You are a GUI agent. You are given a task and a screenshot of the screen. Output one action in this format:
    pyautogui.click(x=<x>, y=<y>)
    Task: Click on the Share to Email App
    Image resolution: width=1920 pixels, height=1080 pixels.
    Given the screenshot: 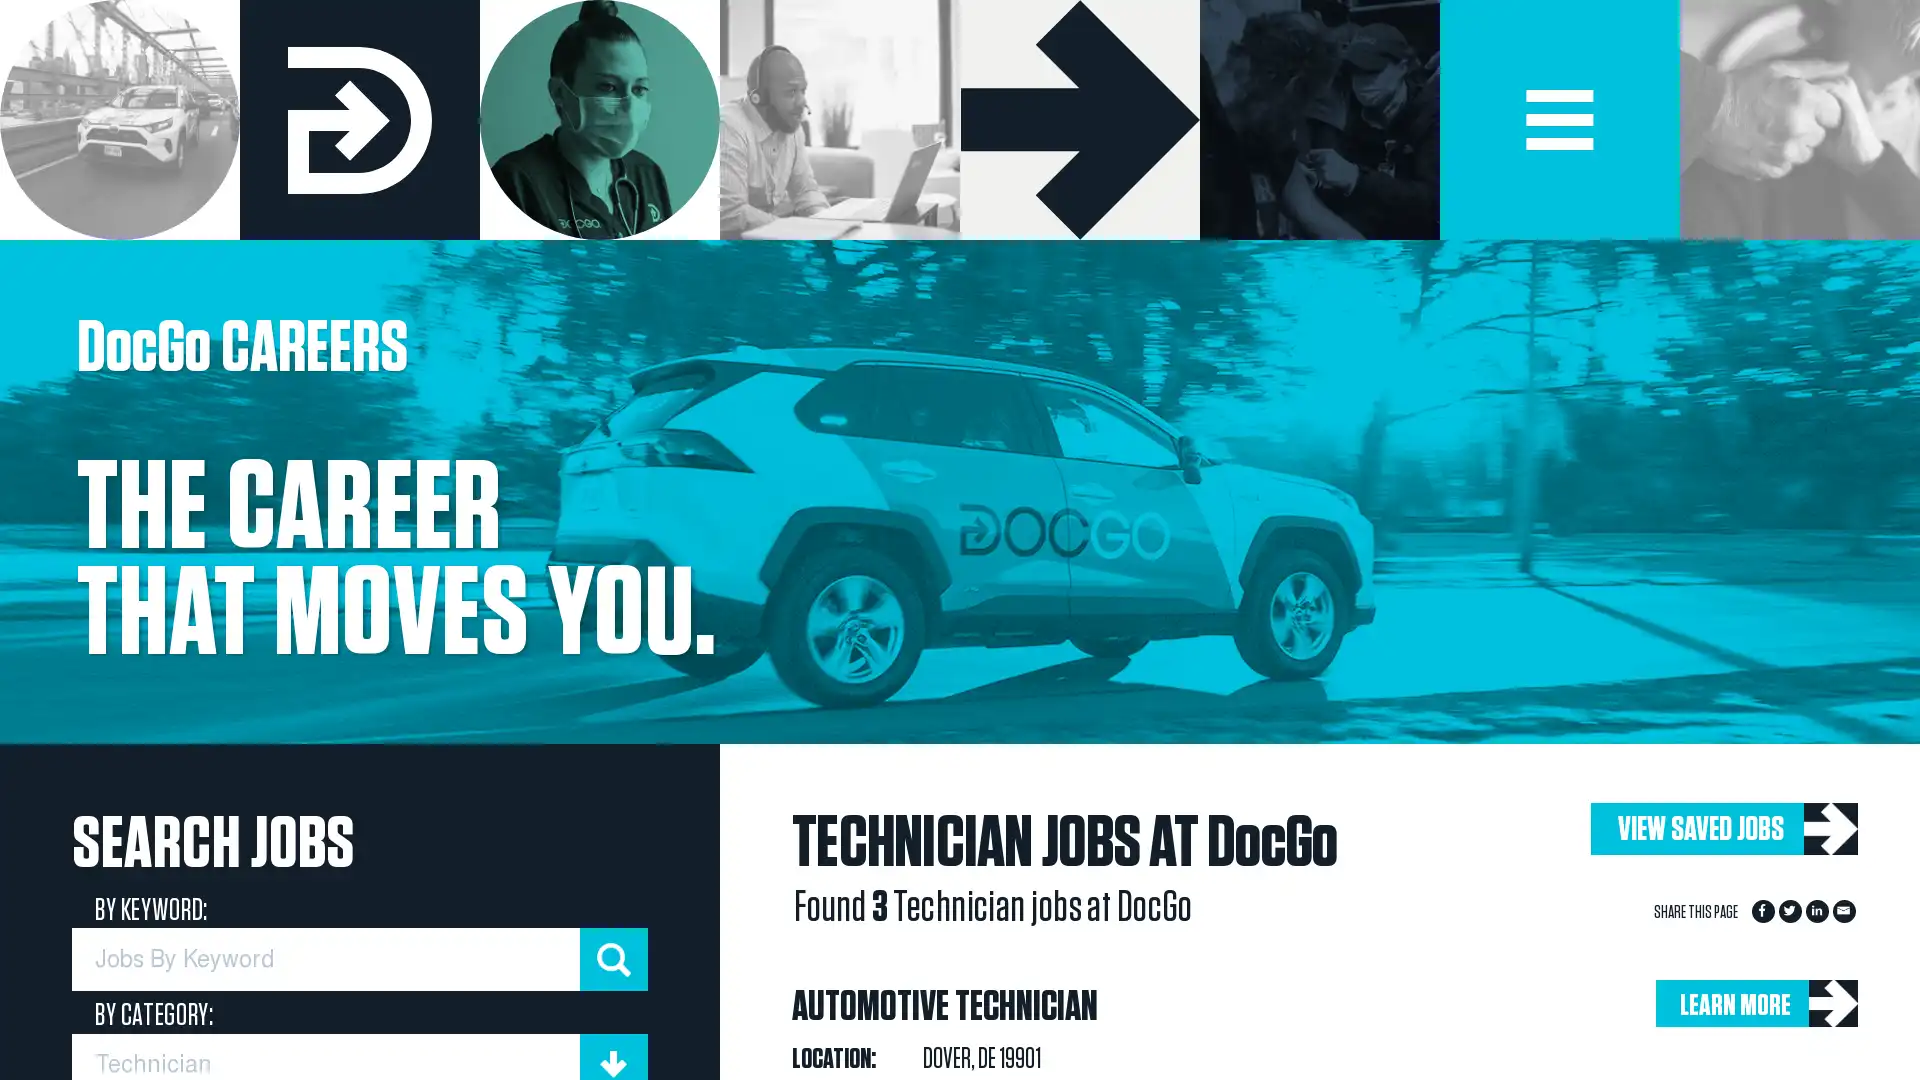 What is the action you would take?
    pyautogui.click(x=1842, y=910)
    